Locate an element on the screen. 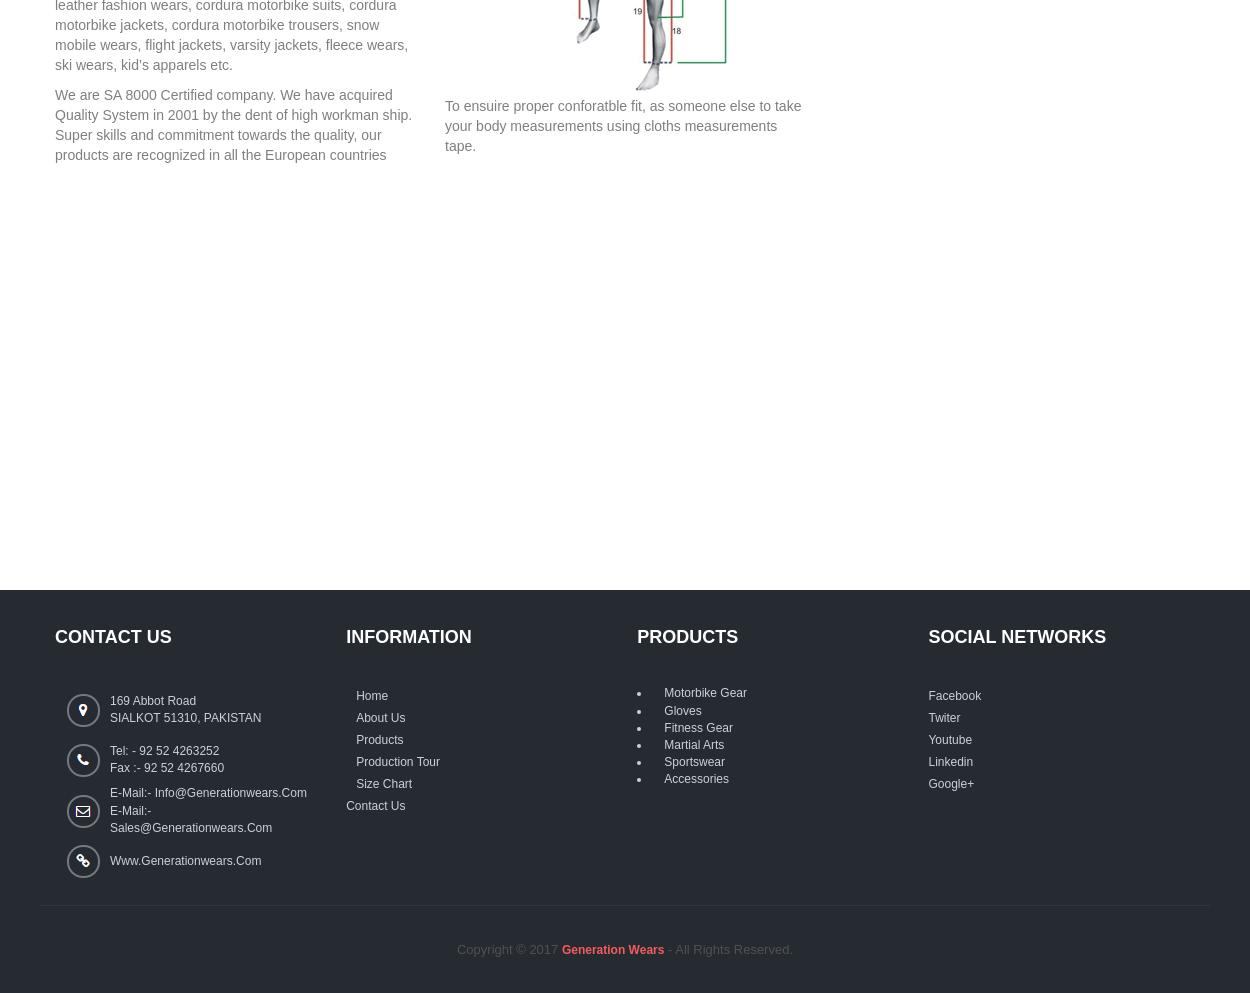 This screenshot has height=993, width=1250. 'To ensuire proper conforatble fit, as someone else to take your body measurements using cloths measurements tape.' is located at coordinates (622, 125).